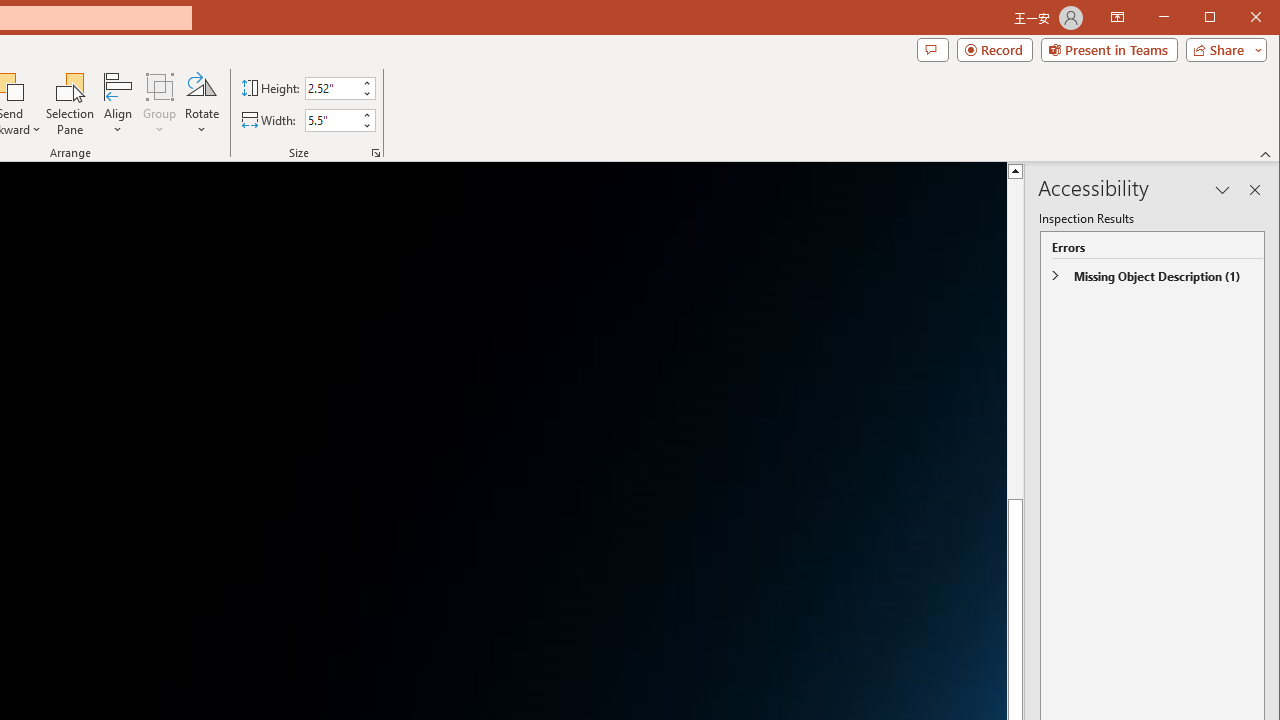 This screenshot has width=1280, height=720. Describe the element at coordinates (117, 104) in the screenshot. I see `'Align'` at that location.